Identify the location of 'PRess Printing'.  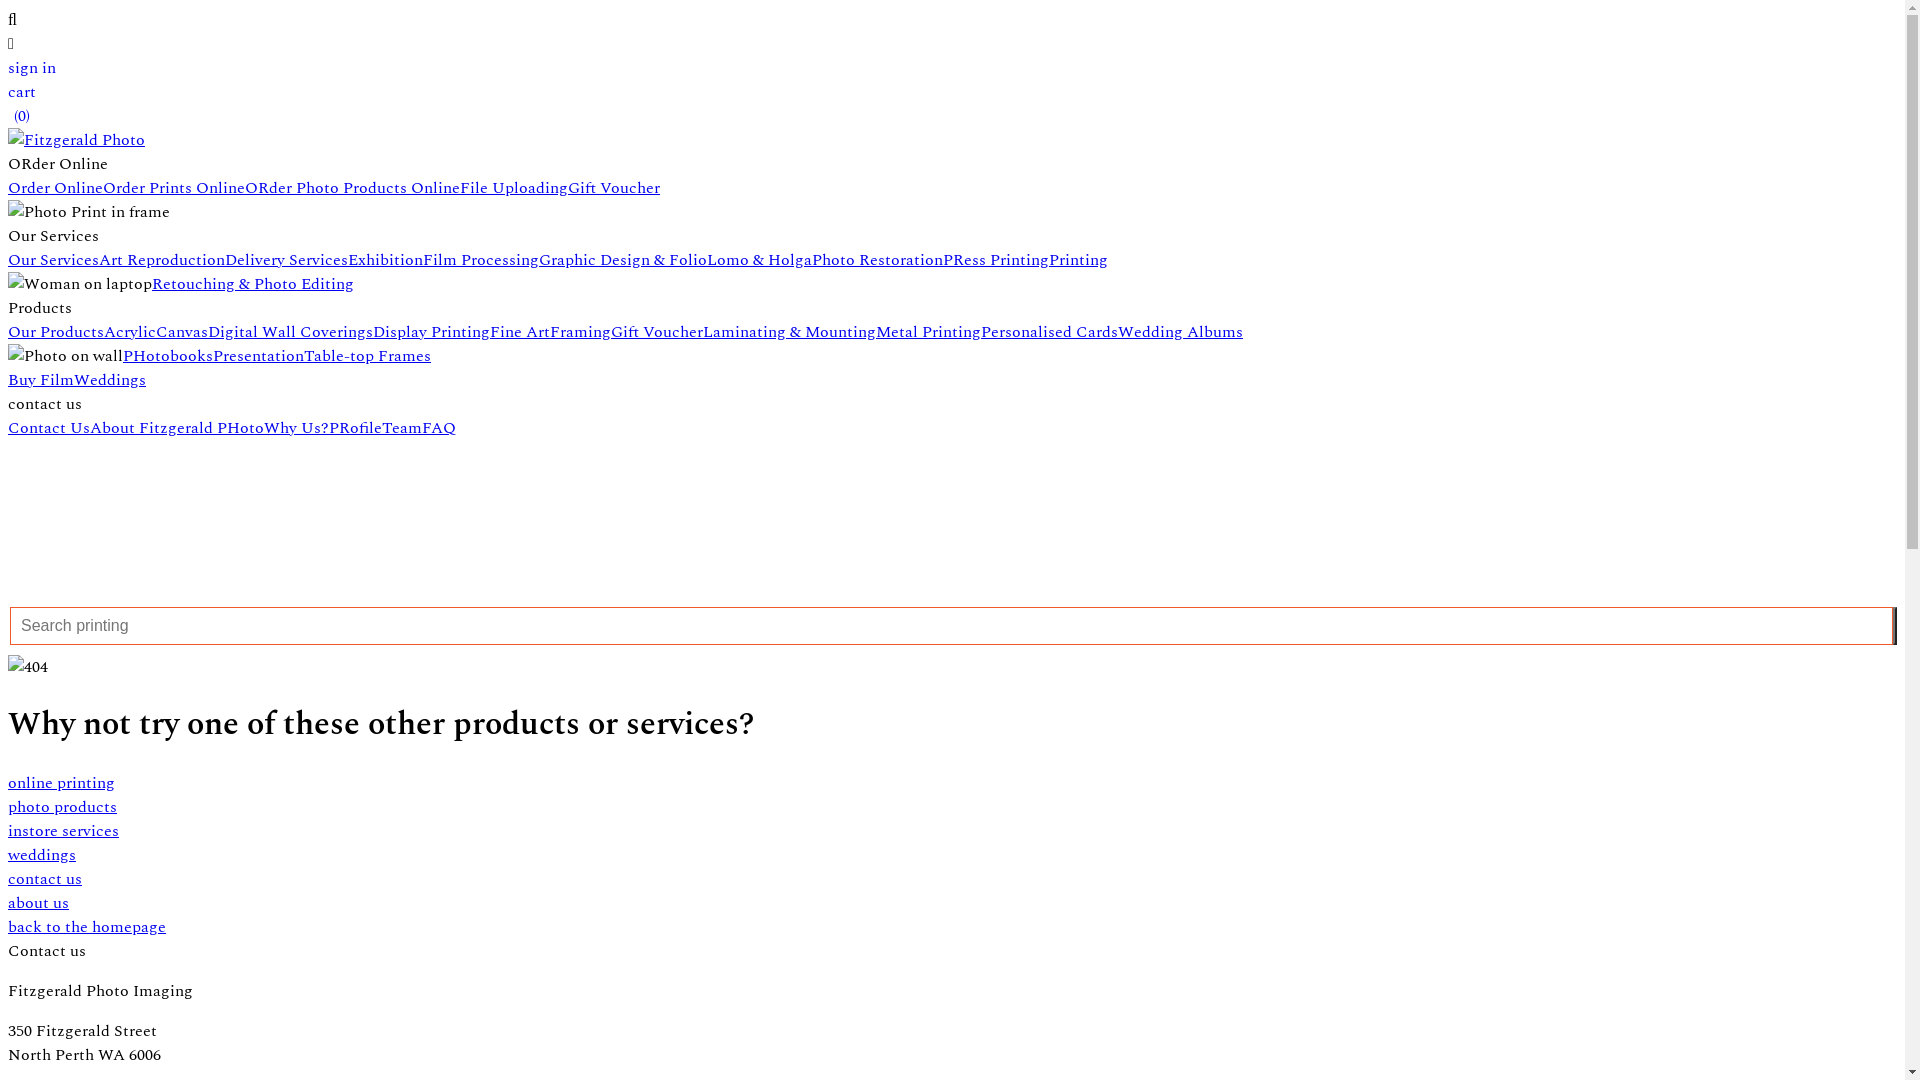
(996, 258).